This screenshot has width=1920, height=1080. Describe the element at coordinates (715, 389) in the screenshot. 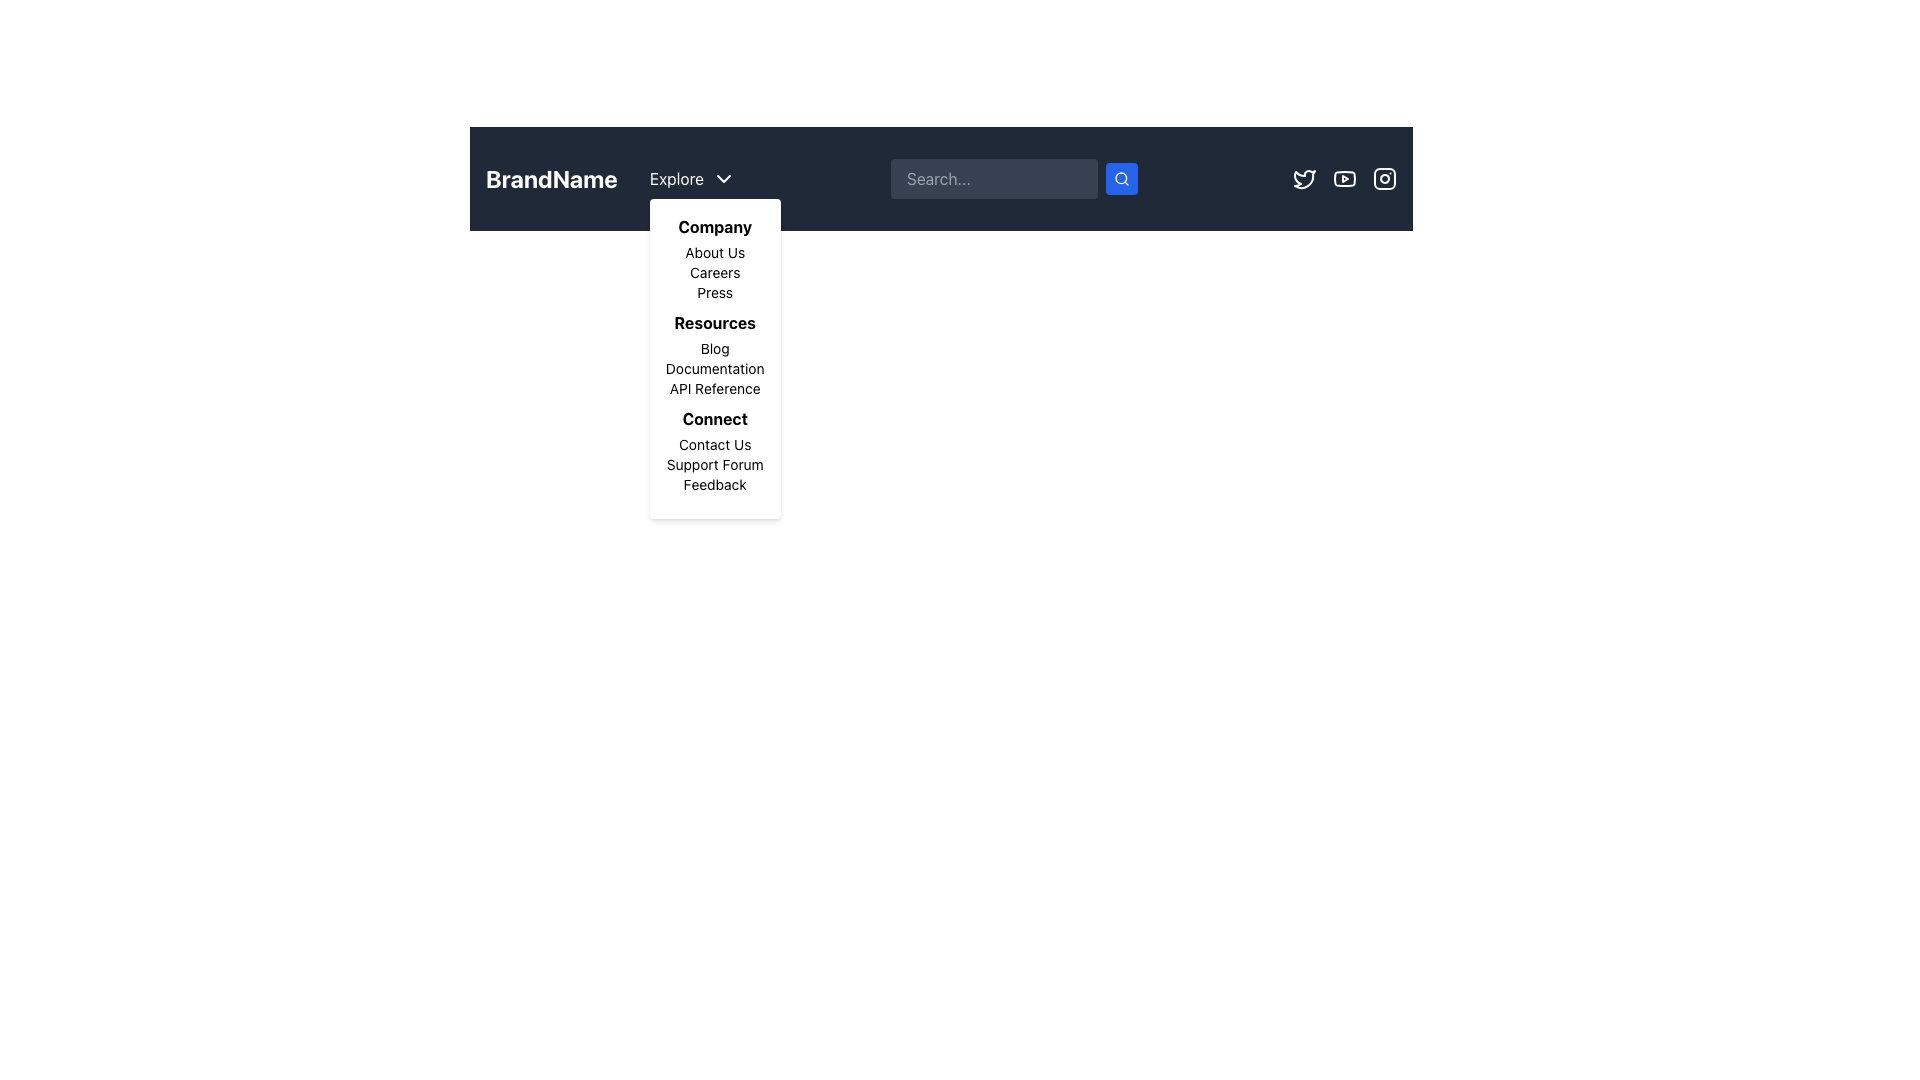

I see `the 'API Reference' interactive text link located in the dropdown menu under the 'Resources' section` at that location.